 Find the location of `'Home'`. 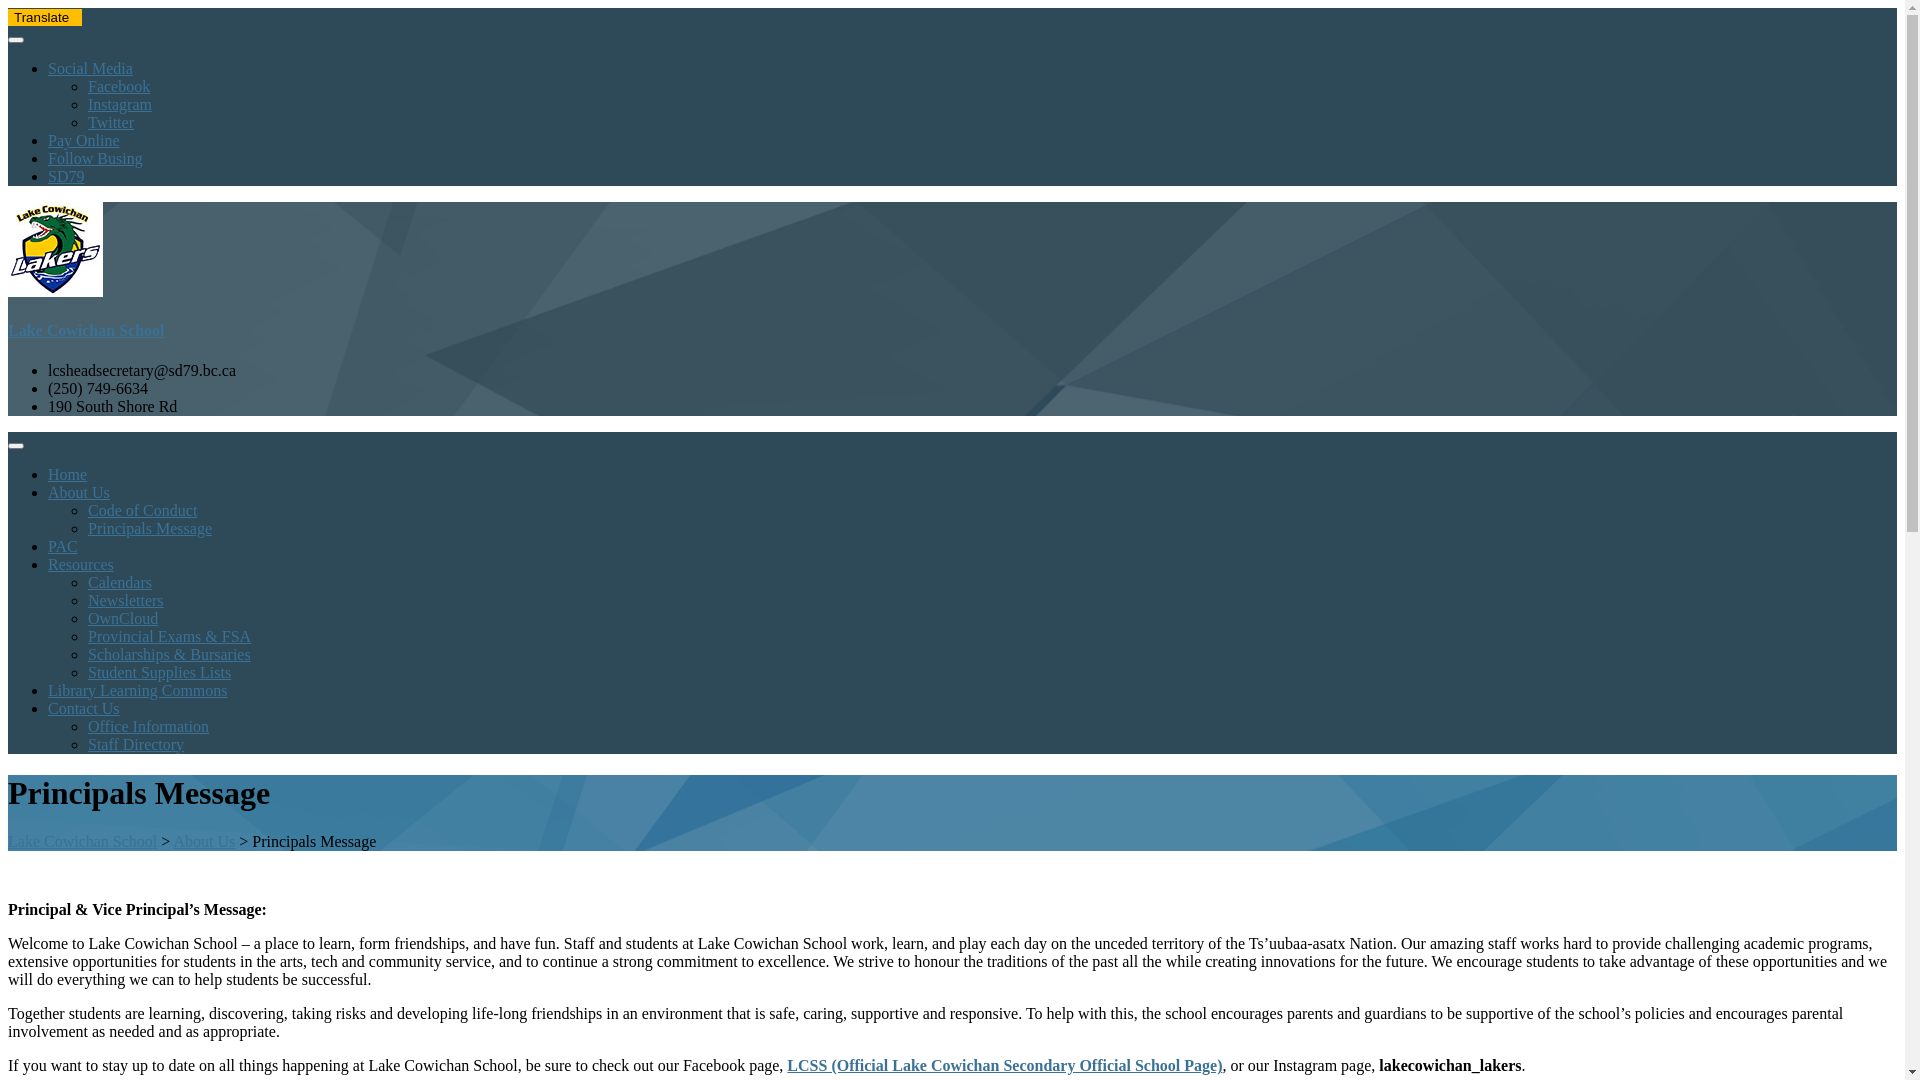

'Home' is located at coordinates (67, 474).